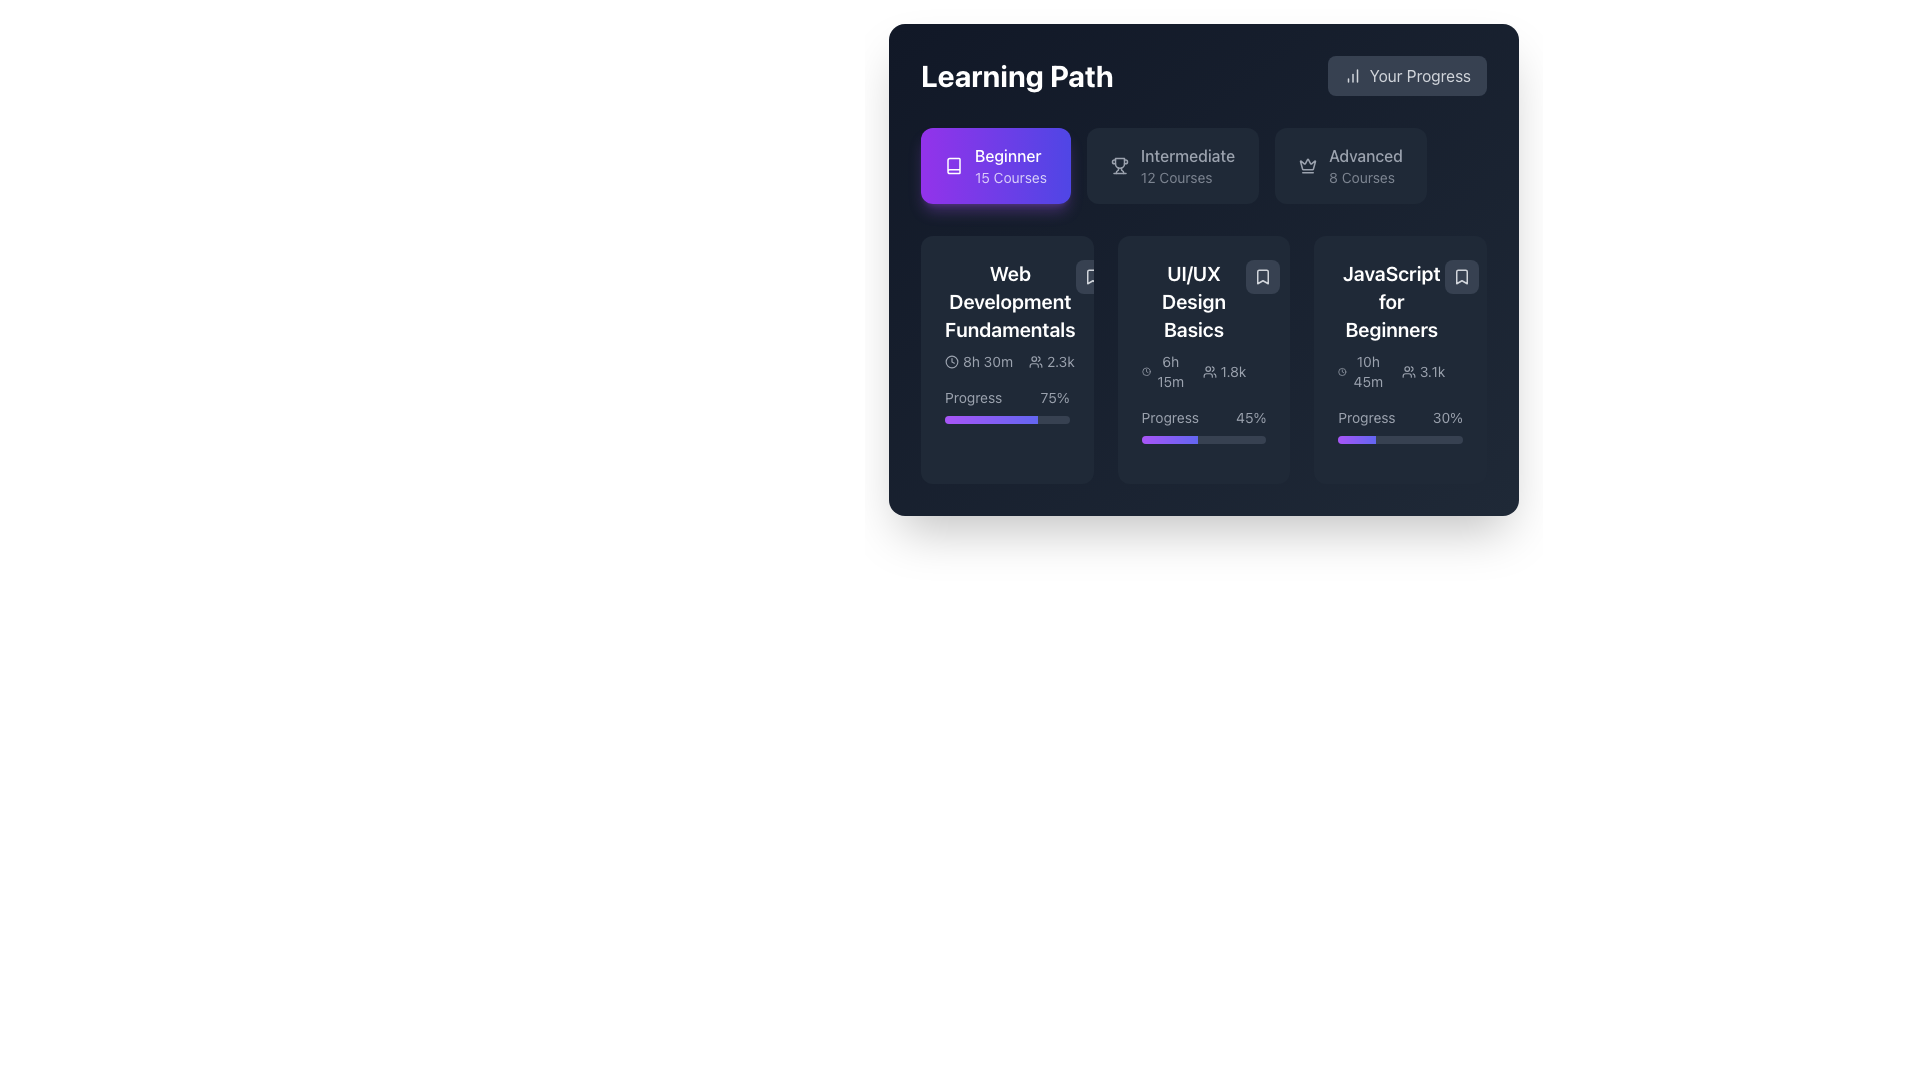 The width and height of the screenshot is (1920, 1080). I want to click on the circular icon element representing the clock, which is located in the top-left corner of the clock icon, as part of the Web Development Fundamentals card, so click(950, 362).